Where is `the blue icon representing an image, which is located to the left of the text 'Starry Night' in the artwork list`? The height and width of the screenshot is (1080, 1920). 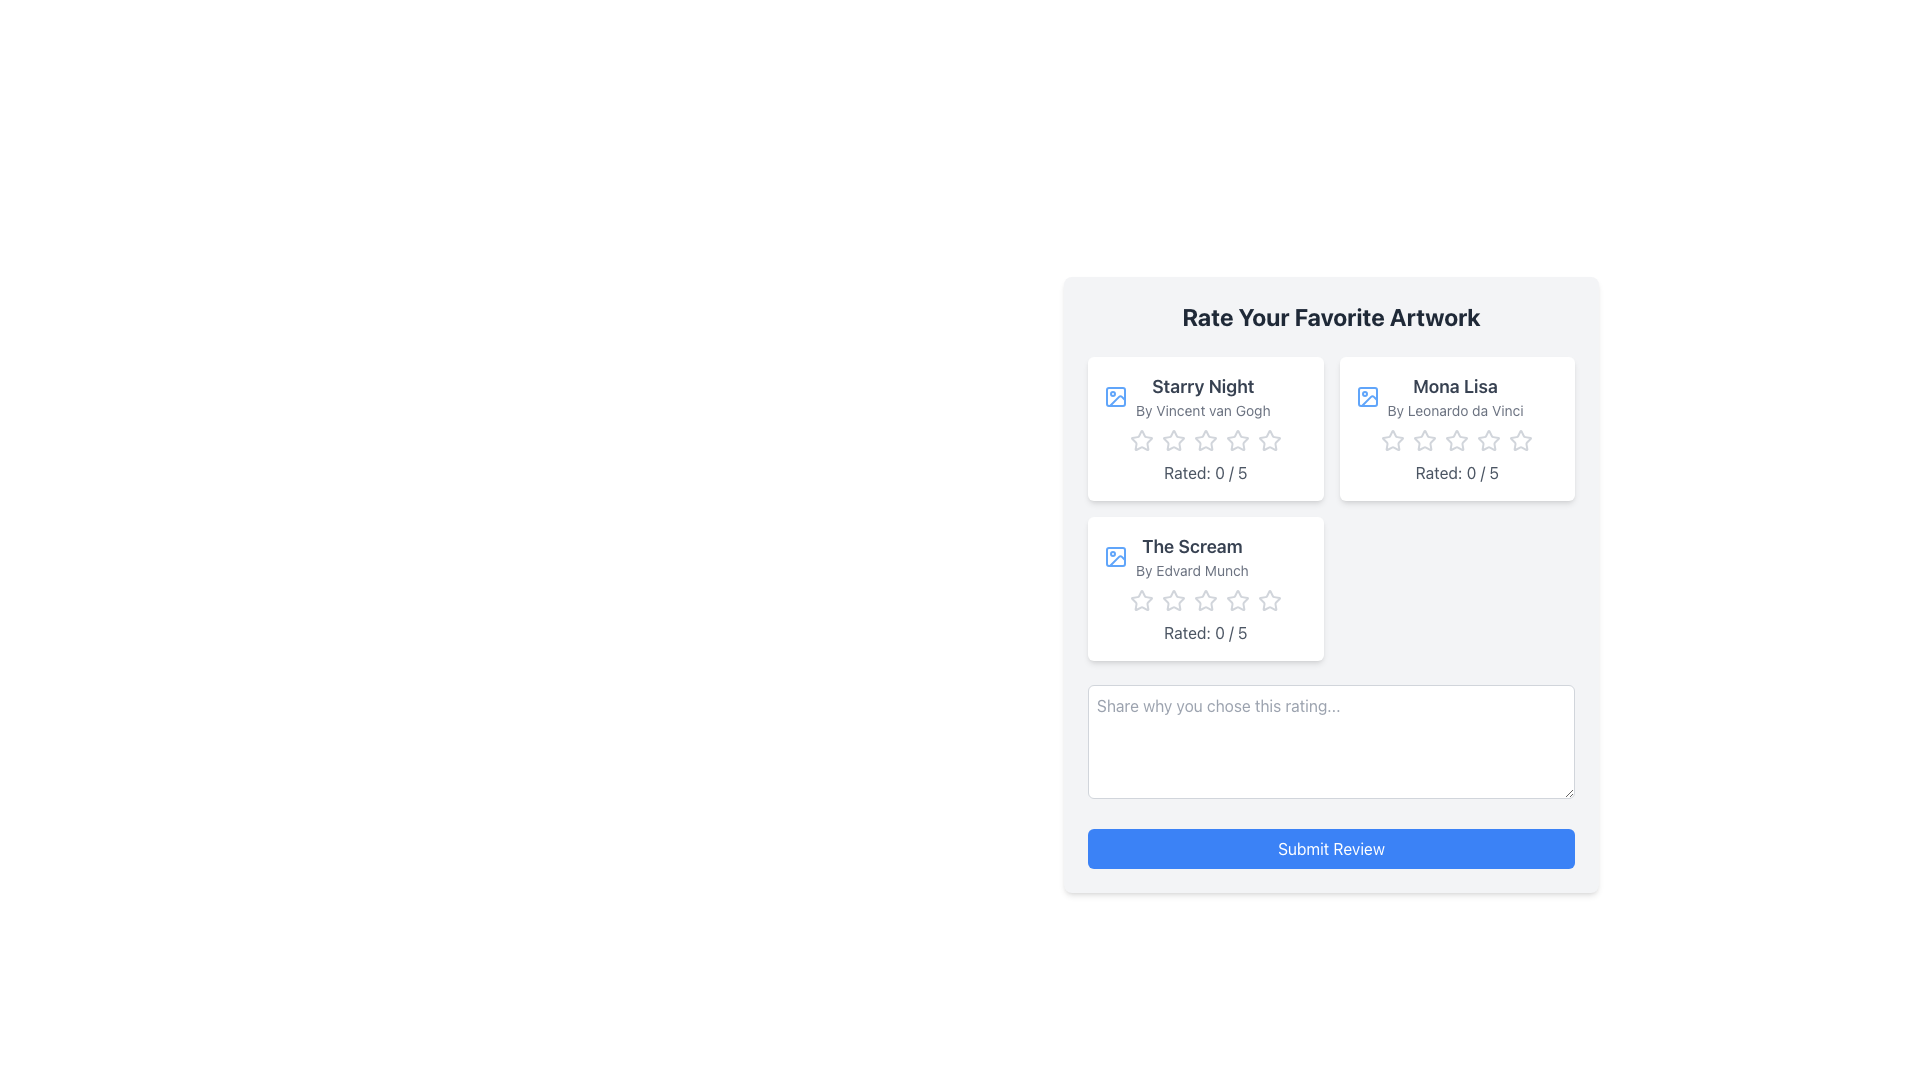 the blue icon representing an image, which is located to the left of the text 'Starry Night' in the artwork list is located at coordinates (1115, 397).